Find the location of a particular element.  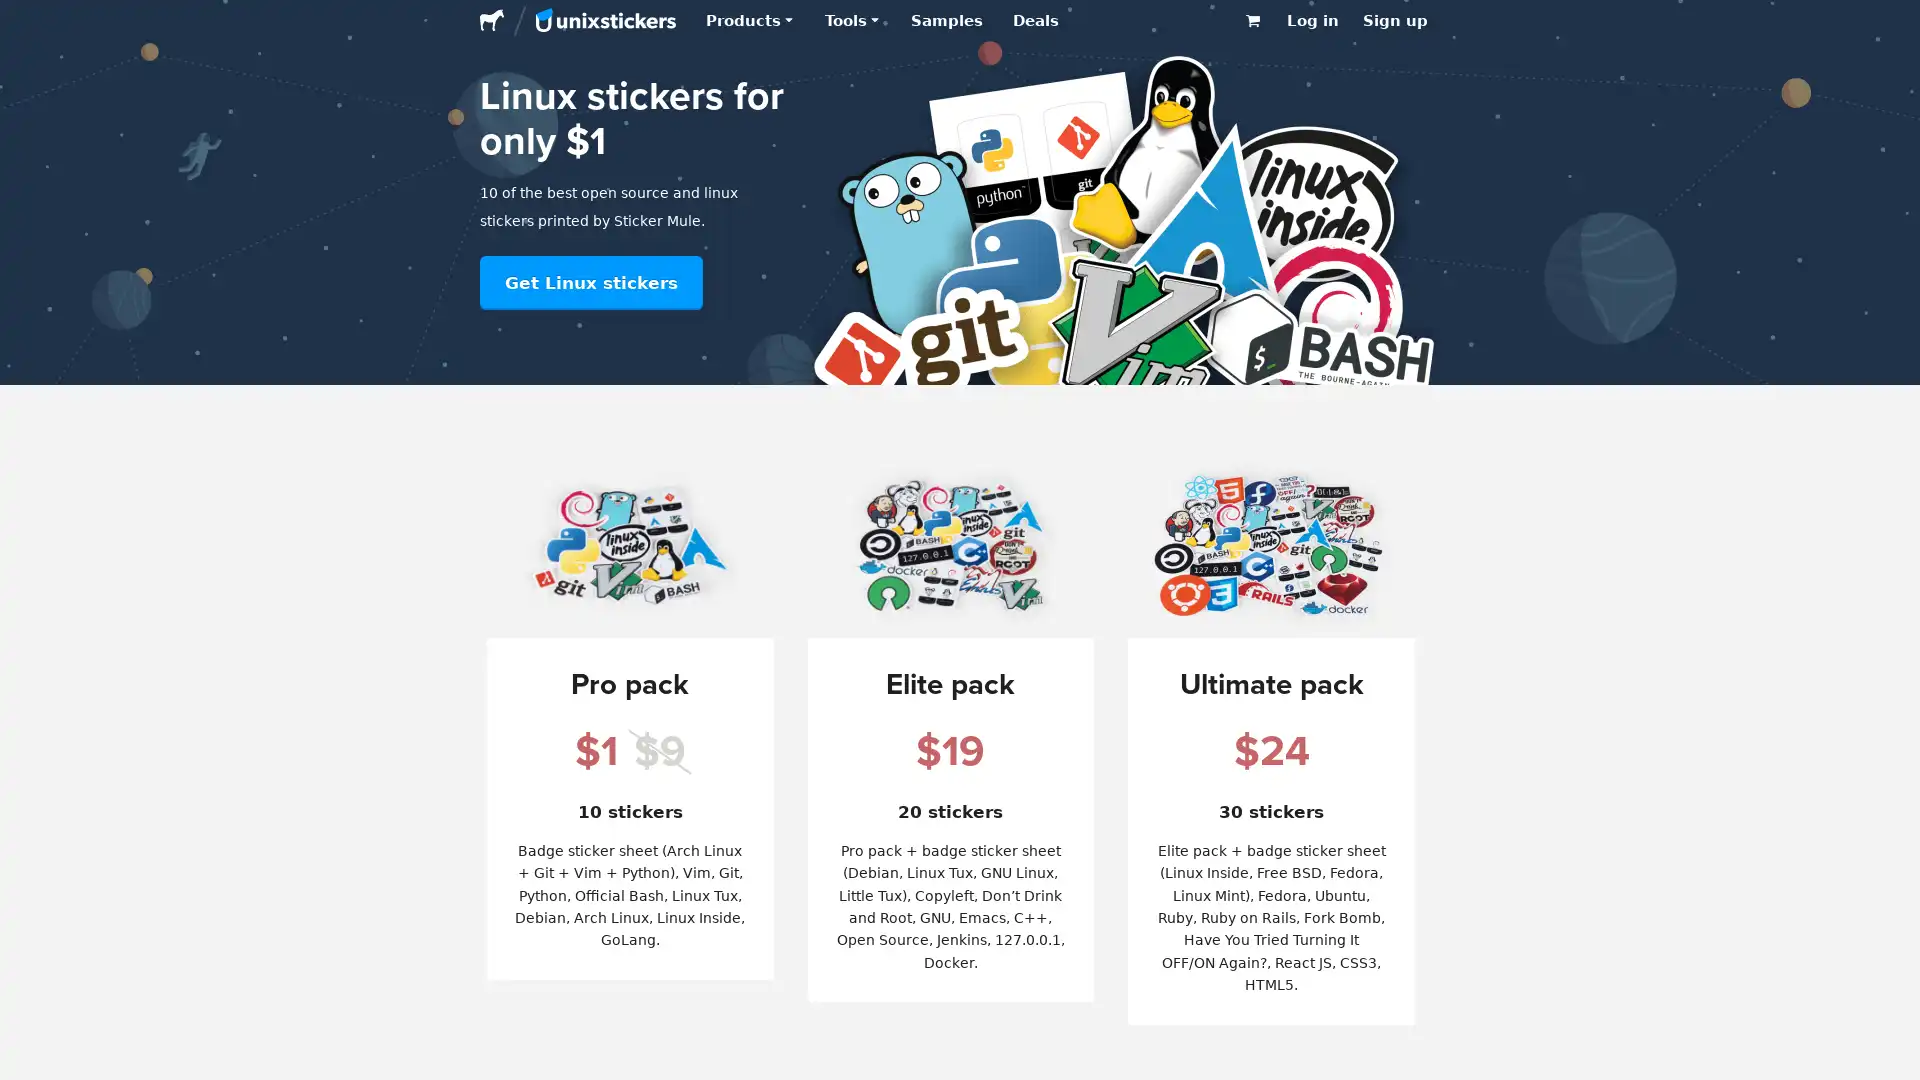

Show submenu for Tools is located at coordinates (874, 20).